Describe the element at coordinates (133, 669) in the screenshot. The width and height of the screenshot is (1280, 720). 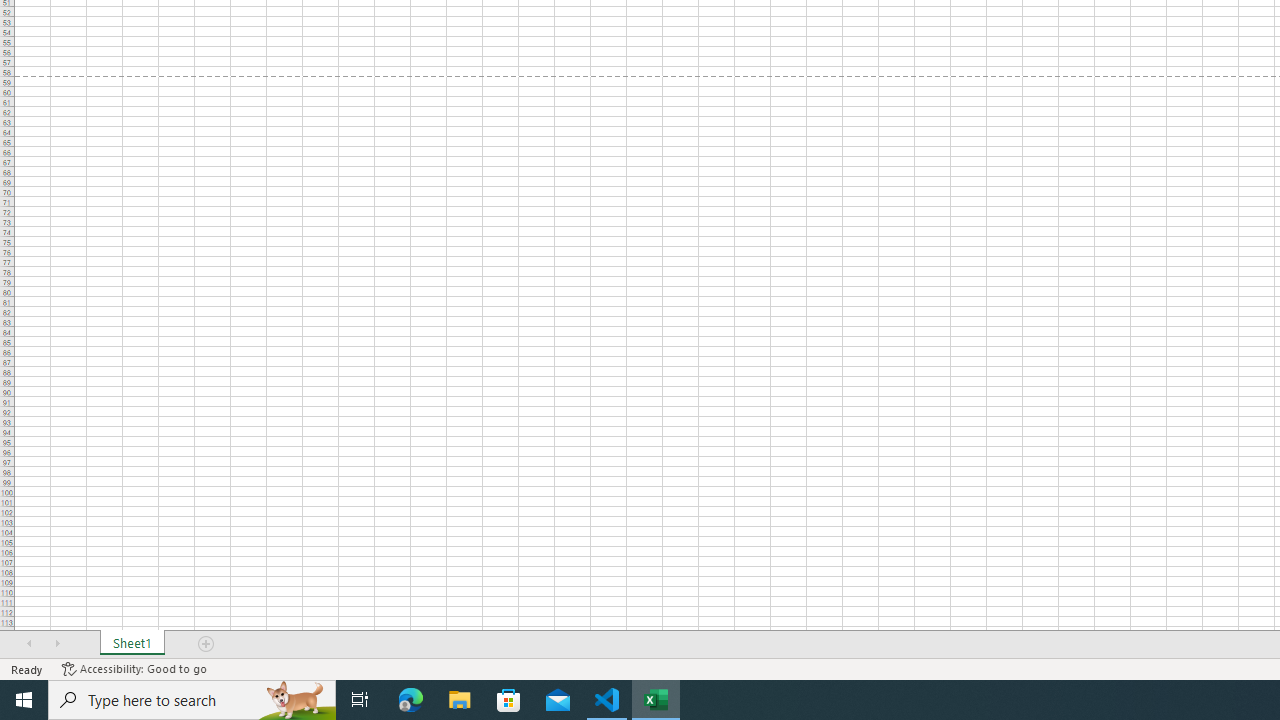
I see `'Accessibility Checker Accessibility: Good to go'` at that location.